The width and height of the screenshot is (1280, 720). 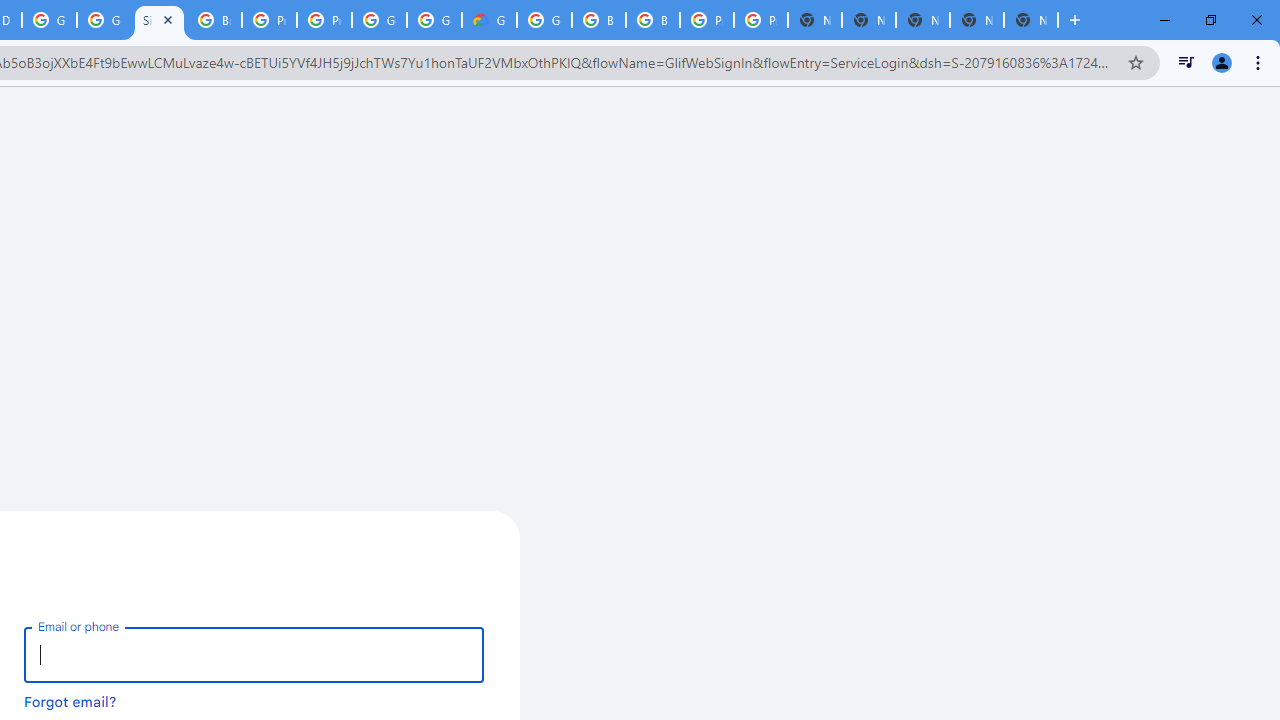 What do you see at coordinates (158, 20) in the screenshot?
I see `'Sign in - Google Accounts'` at bounding box center [158, 20].